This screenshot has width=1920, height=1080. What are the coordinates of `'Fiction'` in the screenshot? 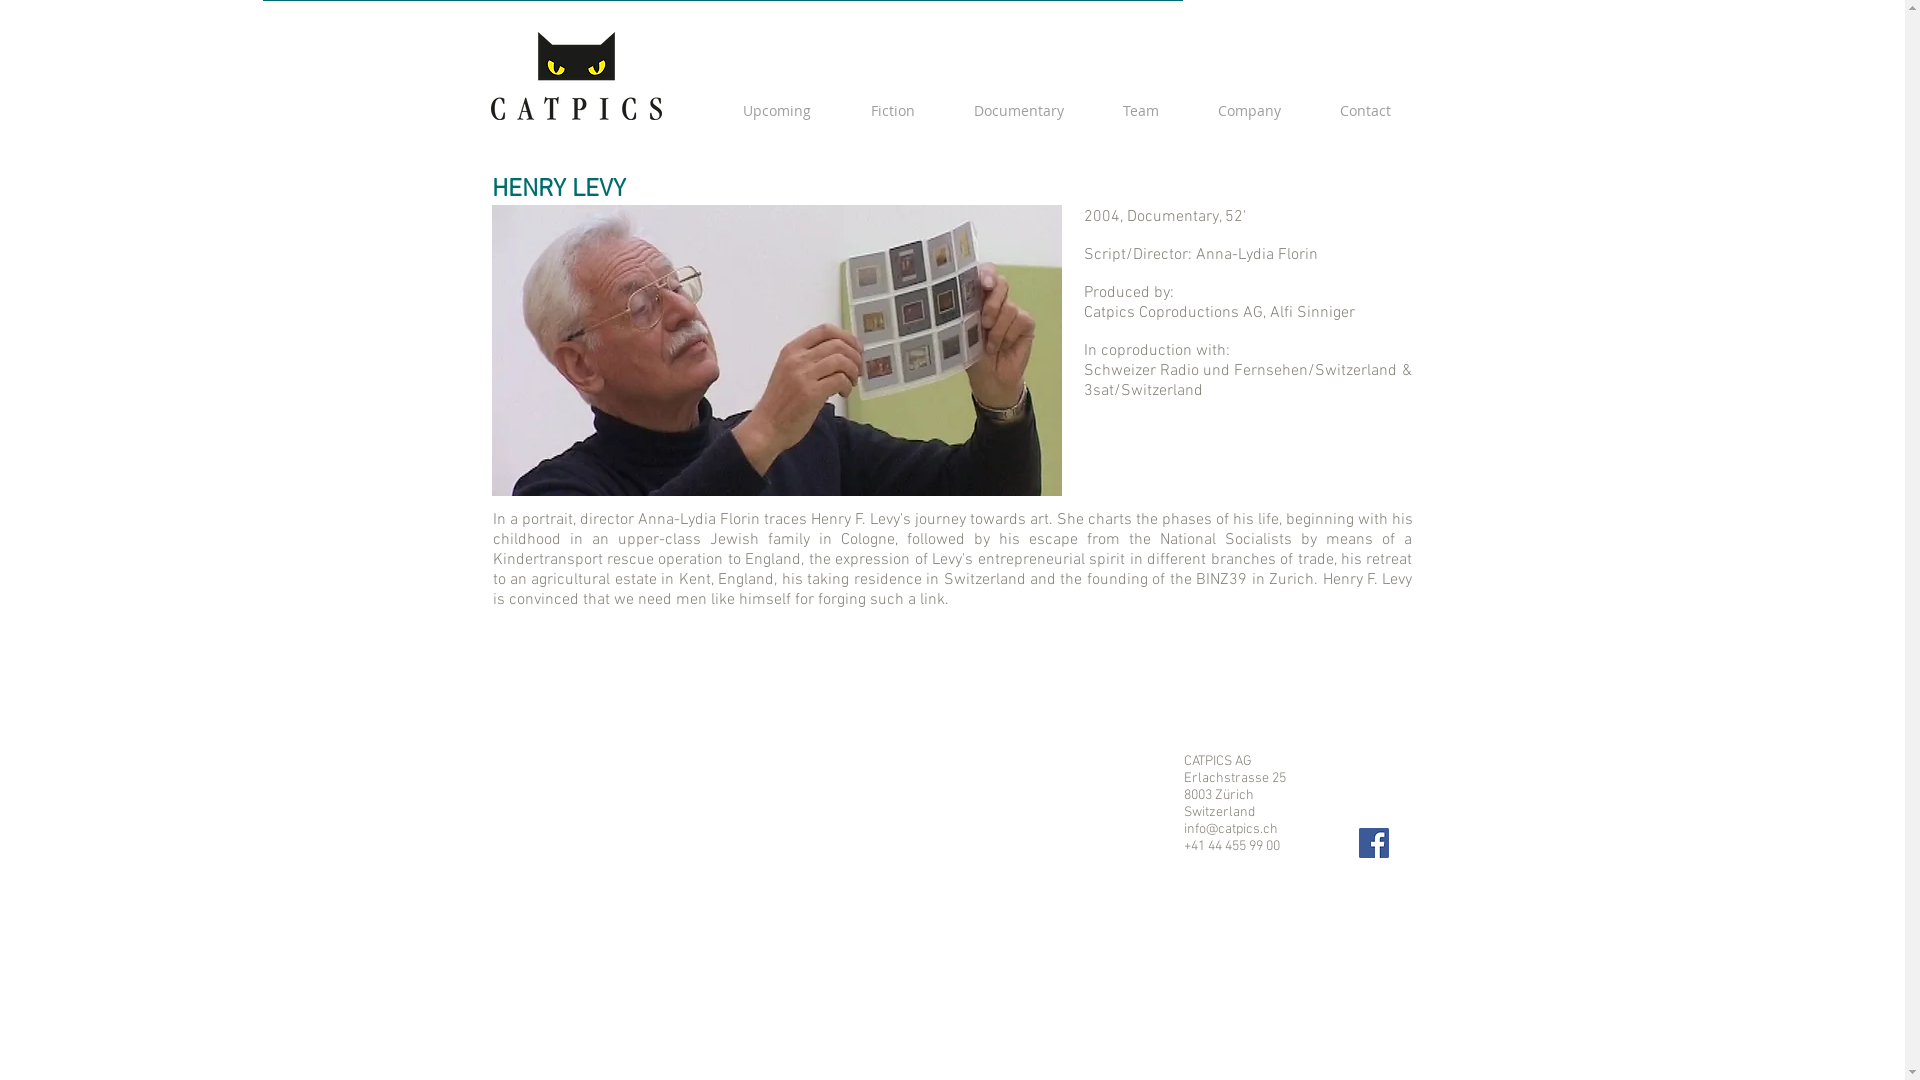 It's located at (891, 111).